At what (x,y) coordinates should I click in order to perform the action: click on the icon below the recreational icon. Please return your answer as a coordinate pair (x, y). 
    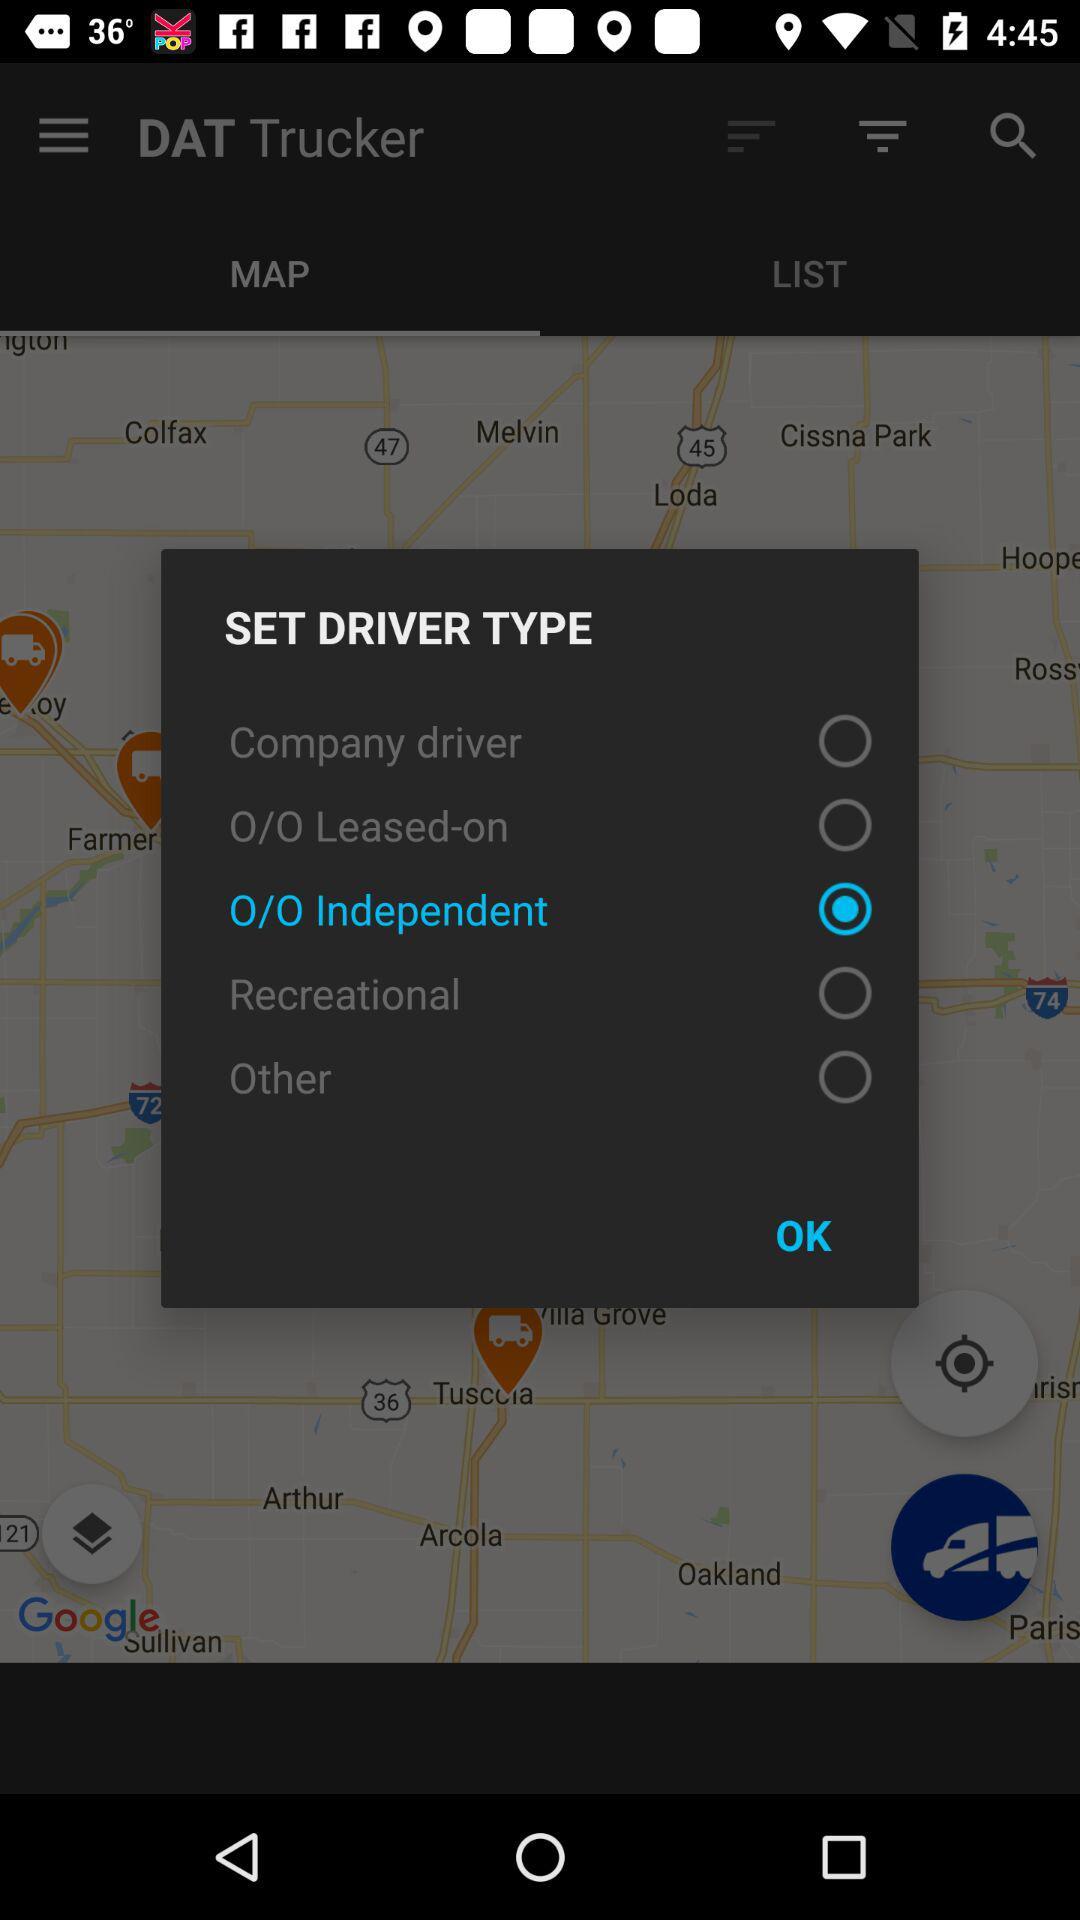
    Looking at the image, I should click on (540, 1075).